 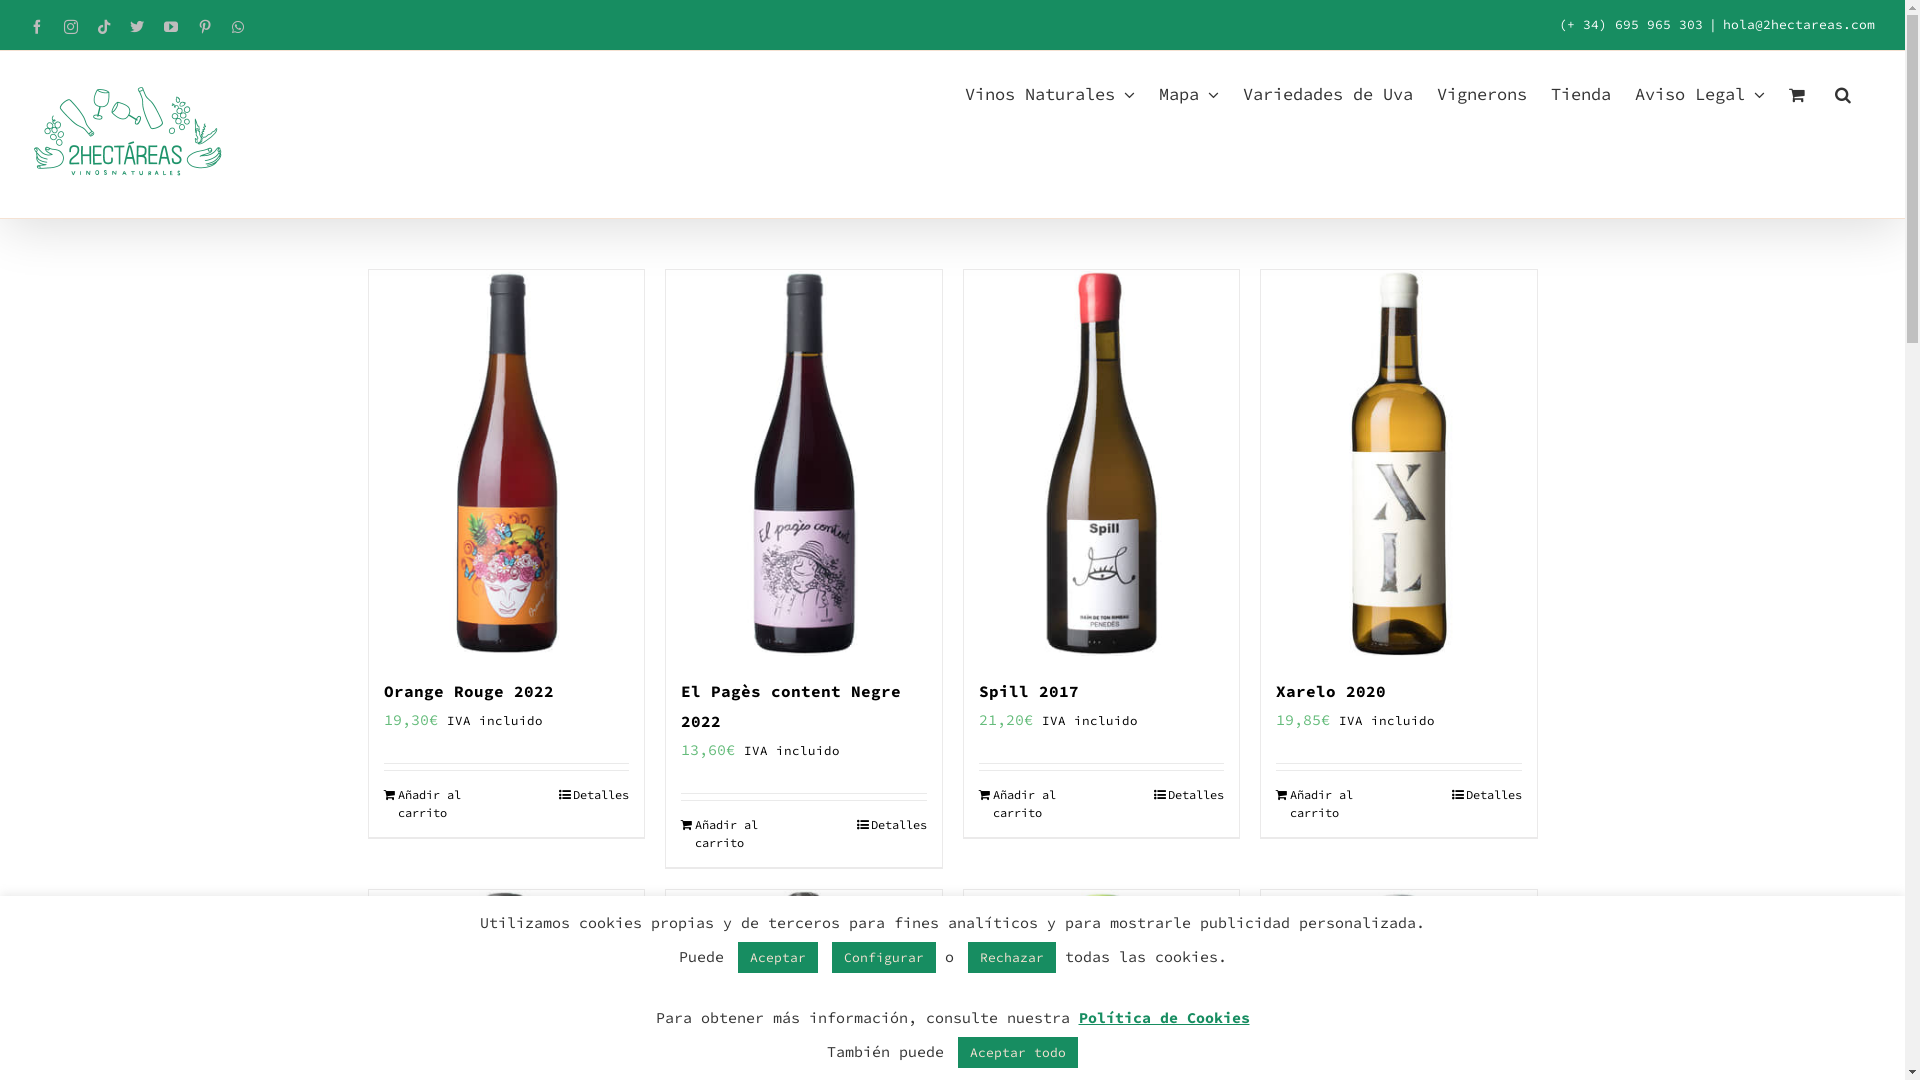 I want to click on 'Facebook', so click(x=37, y=27).